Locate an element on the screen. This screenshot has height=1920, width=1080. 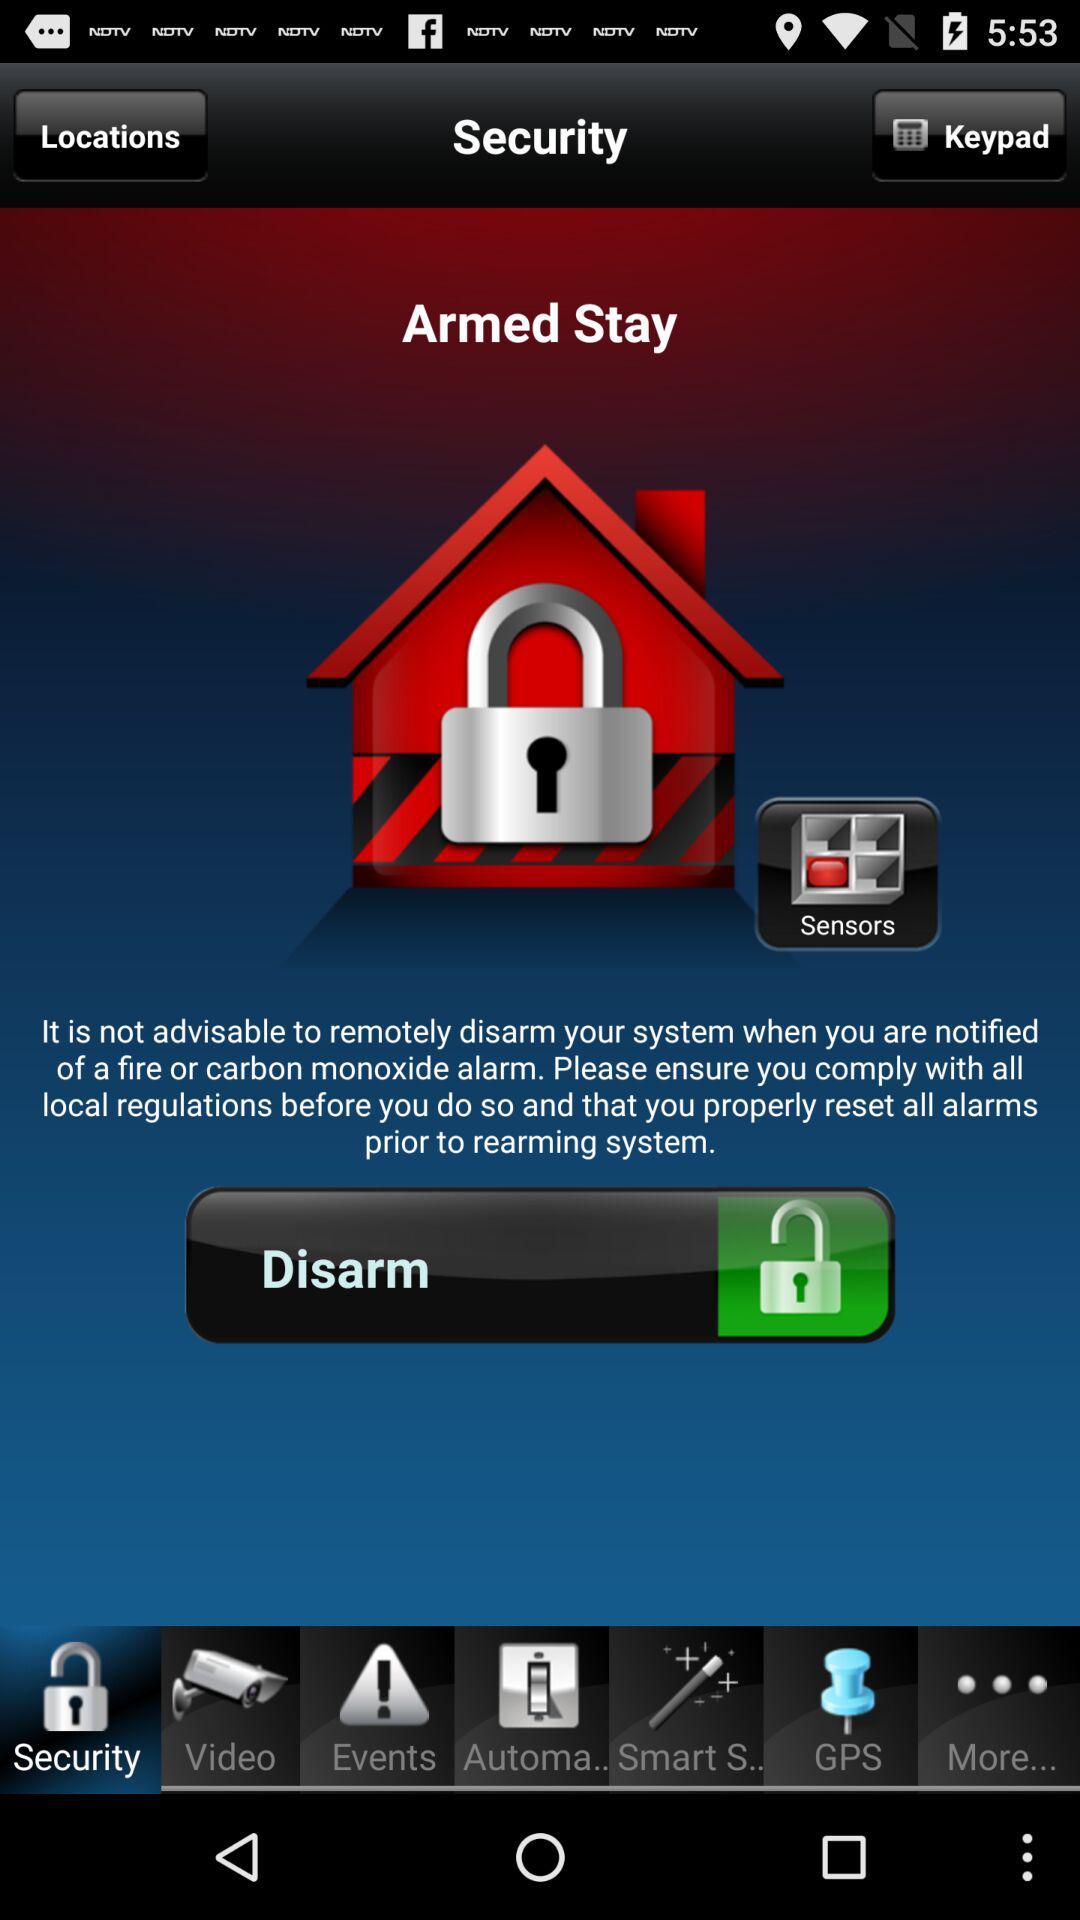
the last but one button in the bottom menu bar is located at coordinates (848, 1688).